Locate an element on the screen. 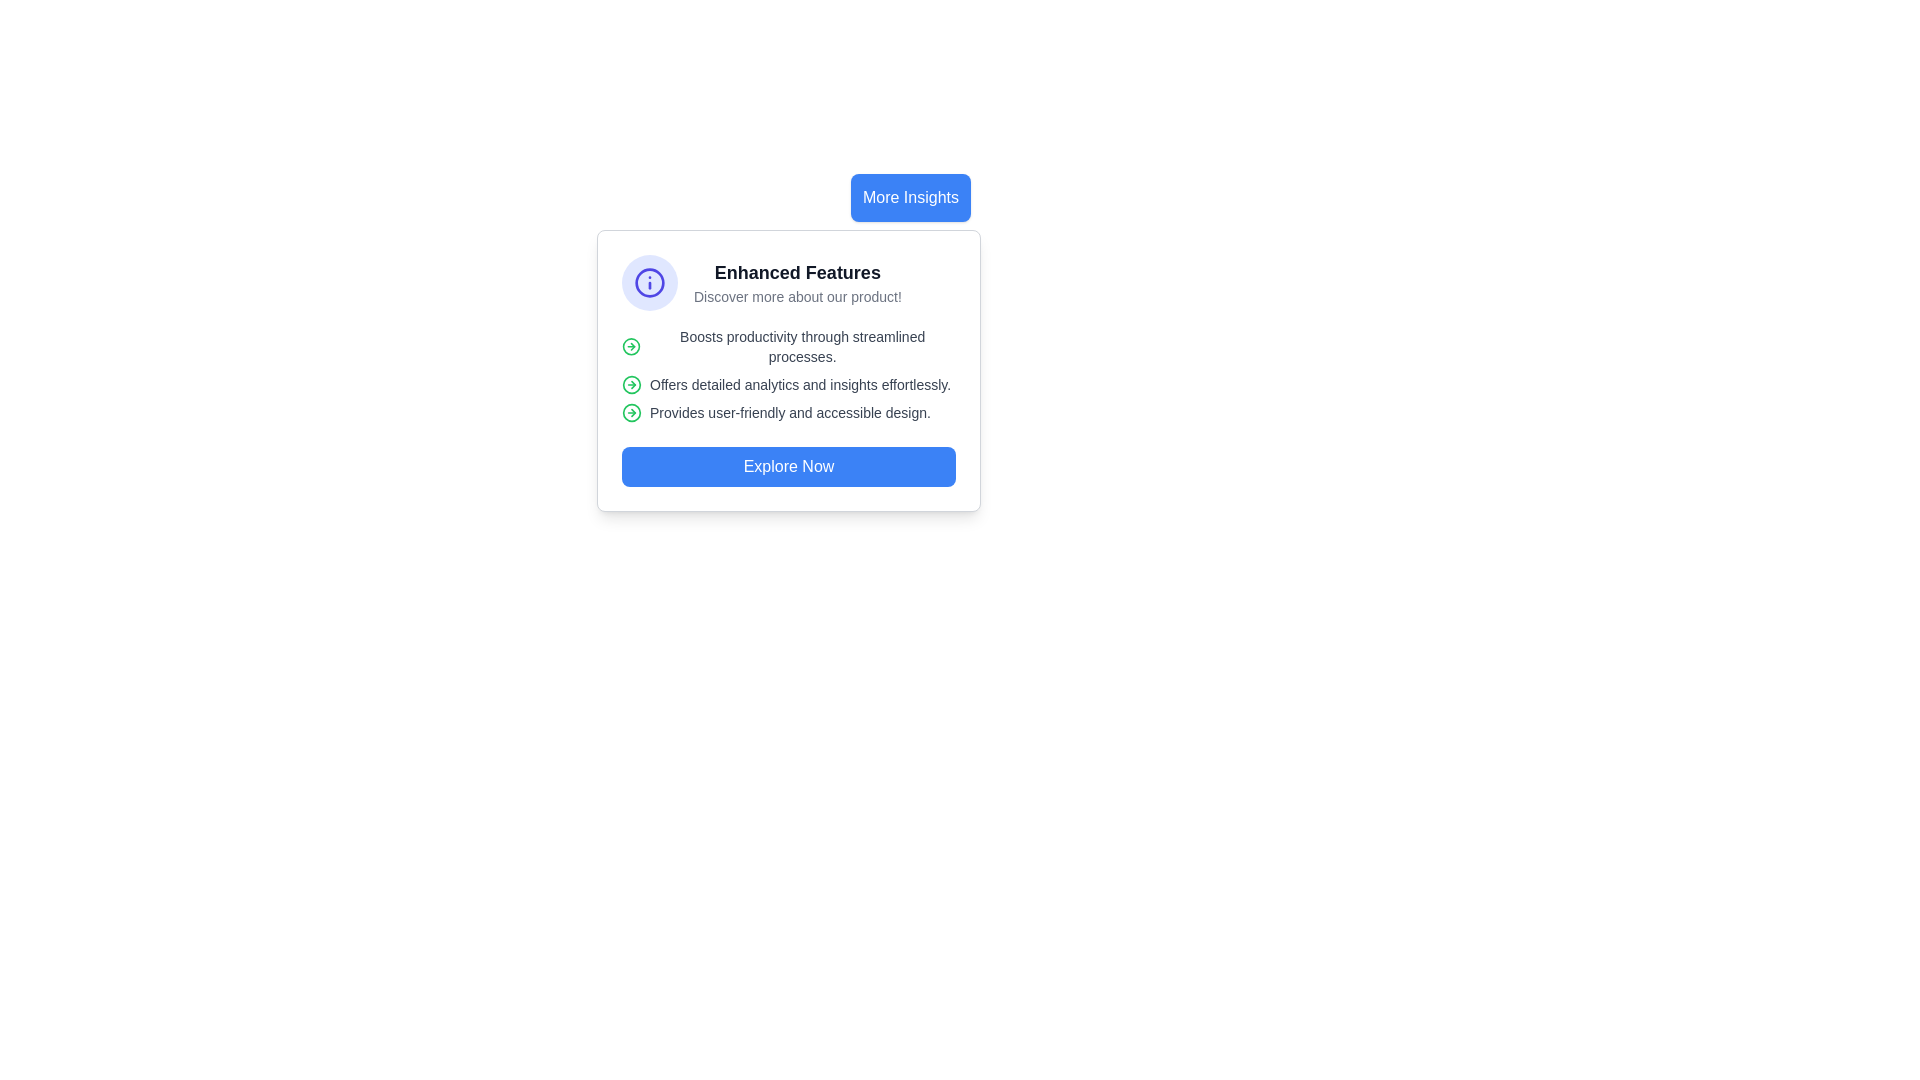  the Text with icon that highlights the product's ability to provide detailed analytics and insights, located as the second item in the 'Enhanced Features' list is located at coordinates (787, 385).